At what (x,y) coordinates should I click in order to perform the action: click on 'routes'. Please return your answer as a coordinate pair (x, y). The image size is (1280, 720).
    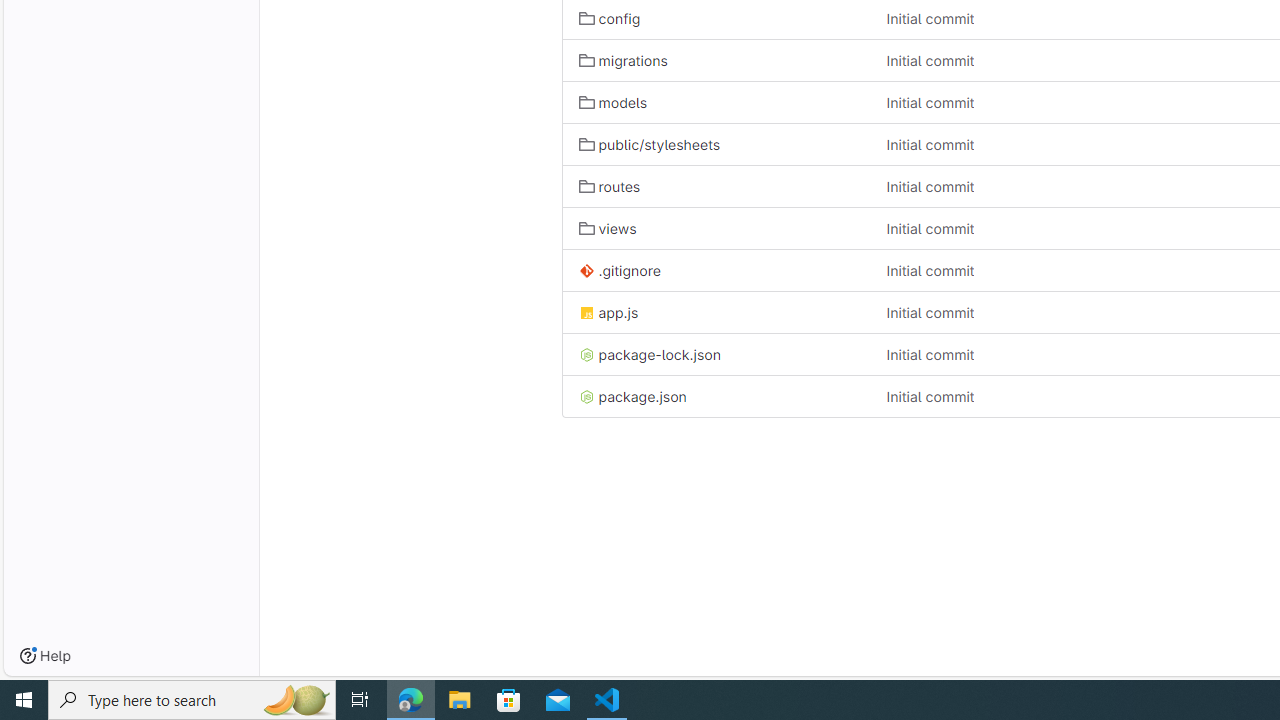
    Looking at the image, I should click on (716, 186).